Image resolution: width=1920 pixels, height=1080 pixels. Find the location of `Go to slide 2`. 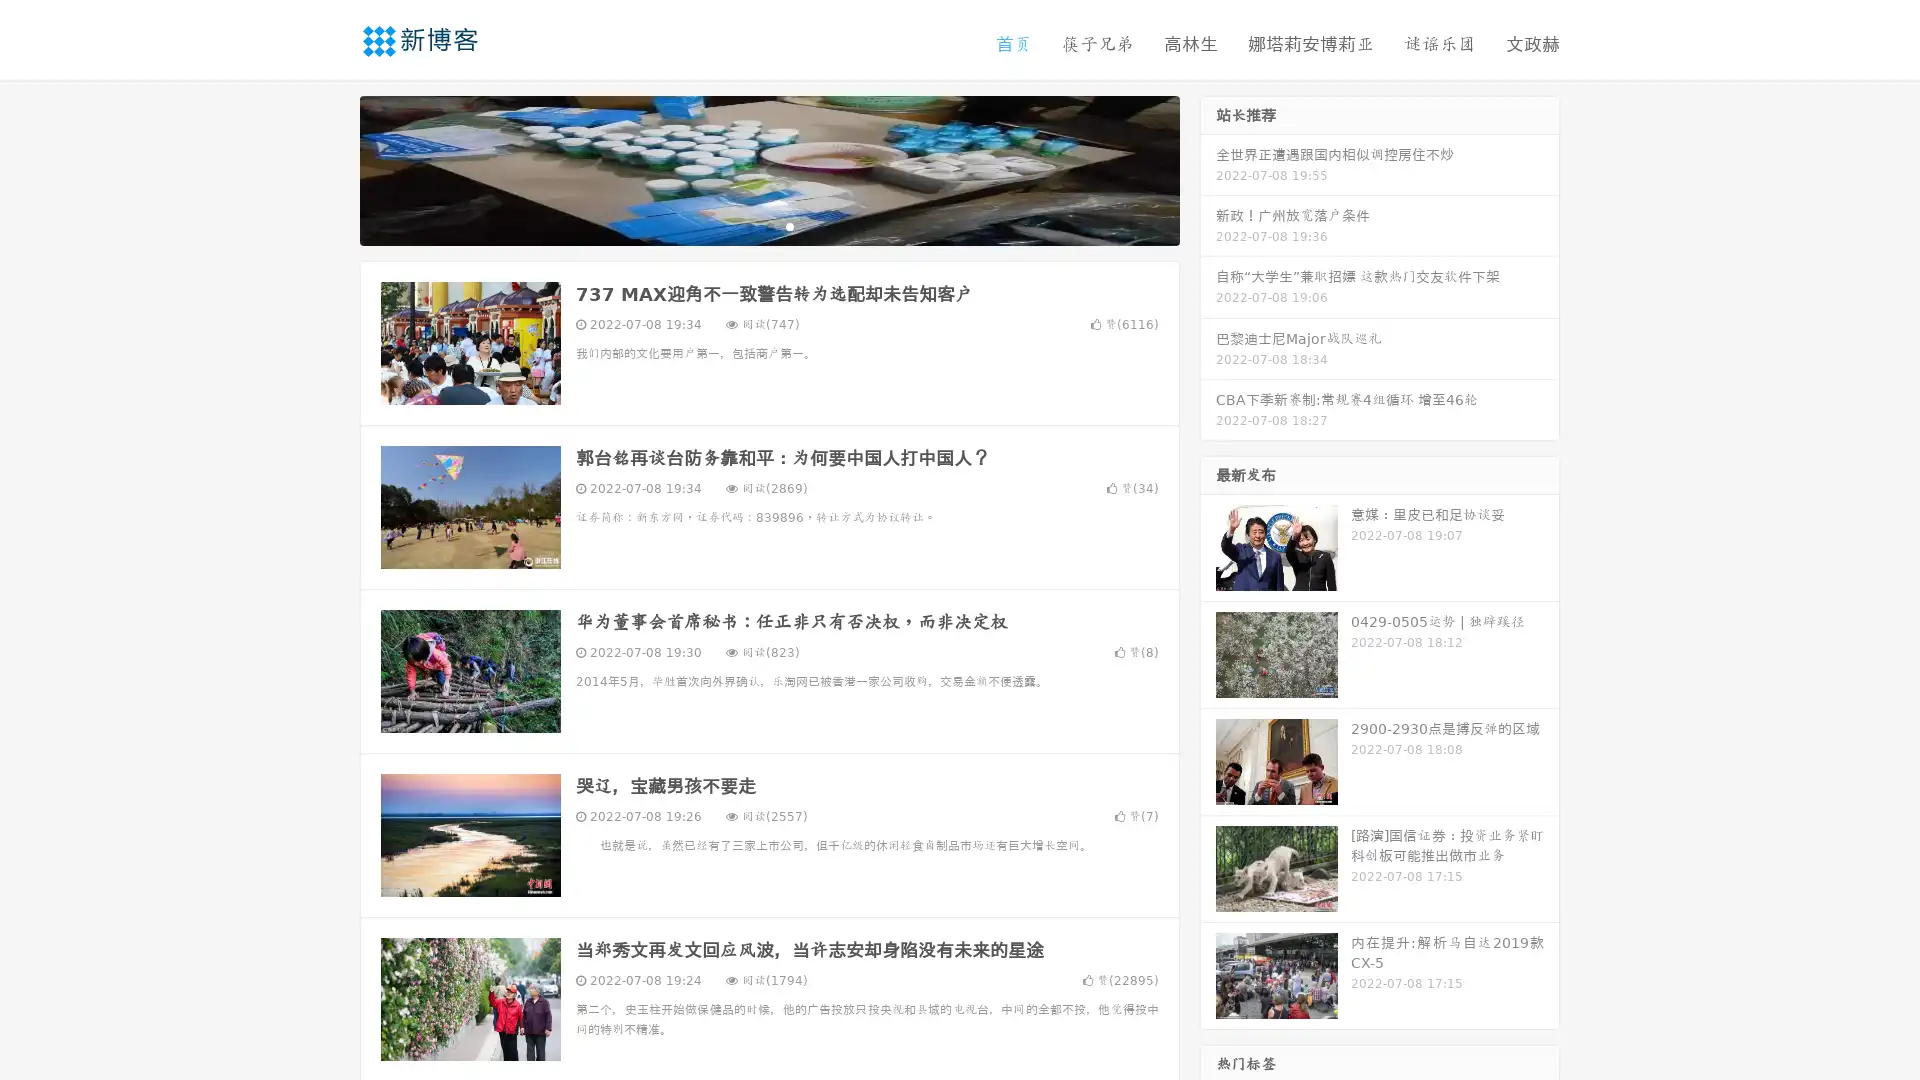

Go to slide 2 is located at coordinates (768, 225).